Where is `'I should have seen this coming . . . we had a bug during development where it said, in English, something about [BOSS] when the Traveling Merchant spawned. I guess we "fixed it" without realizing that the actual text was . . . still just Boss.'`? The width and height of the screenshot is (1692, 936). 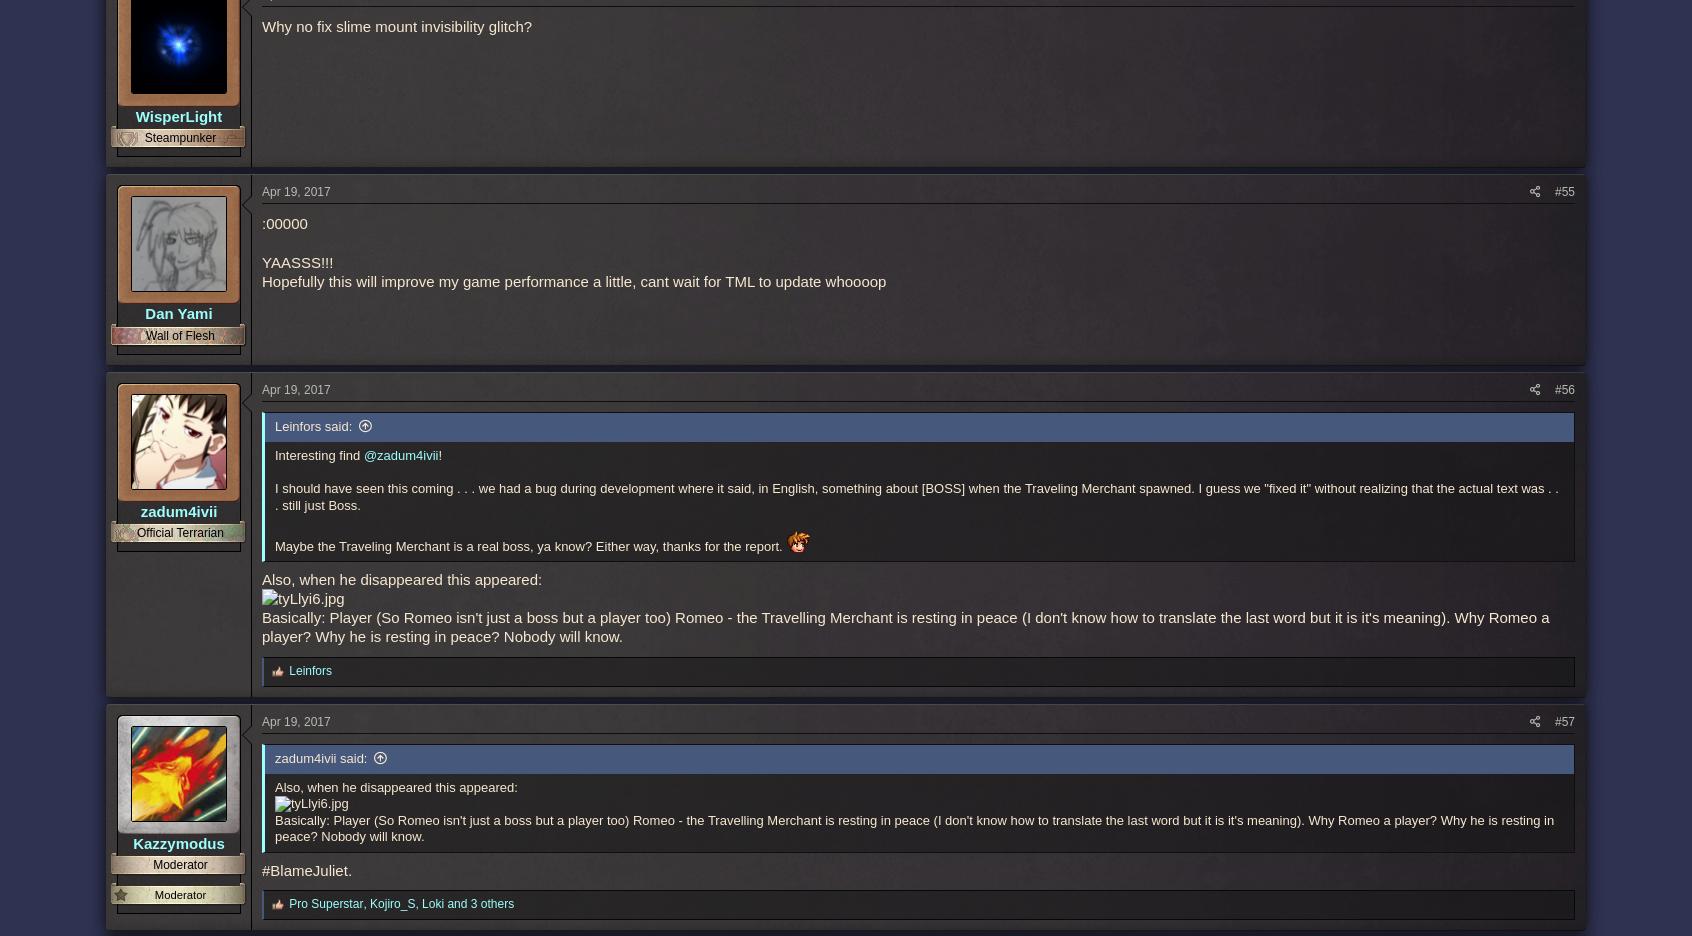
'I should have seen this coming . . . we had a bug during development where it said, in English, something about [BOSS] when the Traveling Merchant spawned. I guess we "fixed it" without realizing that the actual text was . . . still just Boss.' is located at coordinates (915, 494).